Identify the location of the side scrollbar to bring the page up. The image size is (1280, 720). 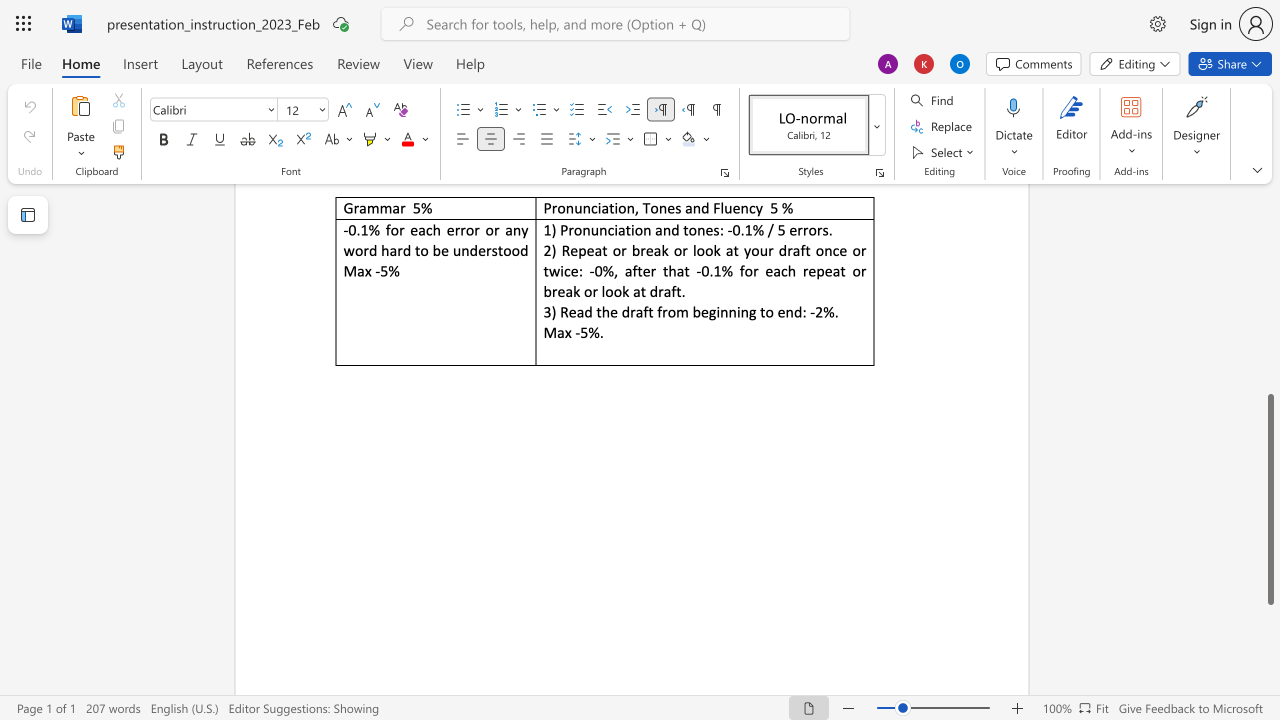
(1269, 280).